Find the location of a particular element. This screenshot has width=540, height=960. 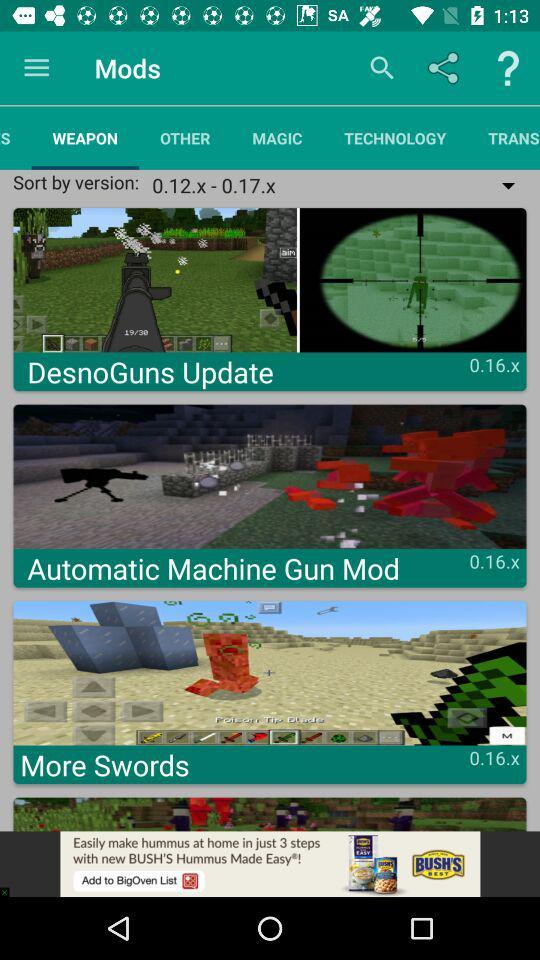

icon to the left of other item is located at coordinates (84, 137).